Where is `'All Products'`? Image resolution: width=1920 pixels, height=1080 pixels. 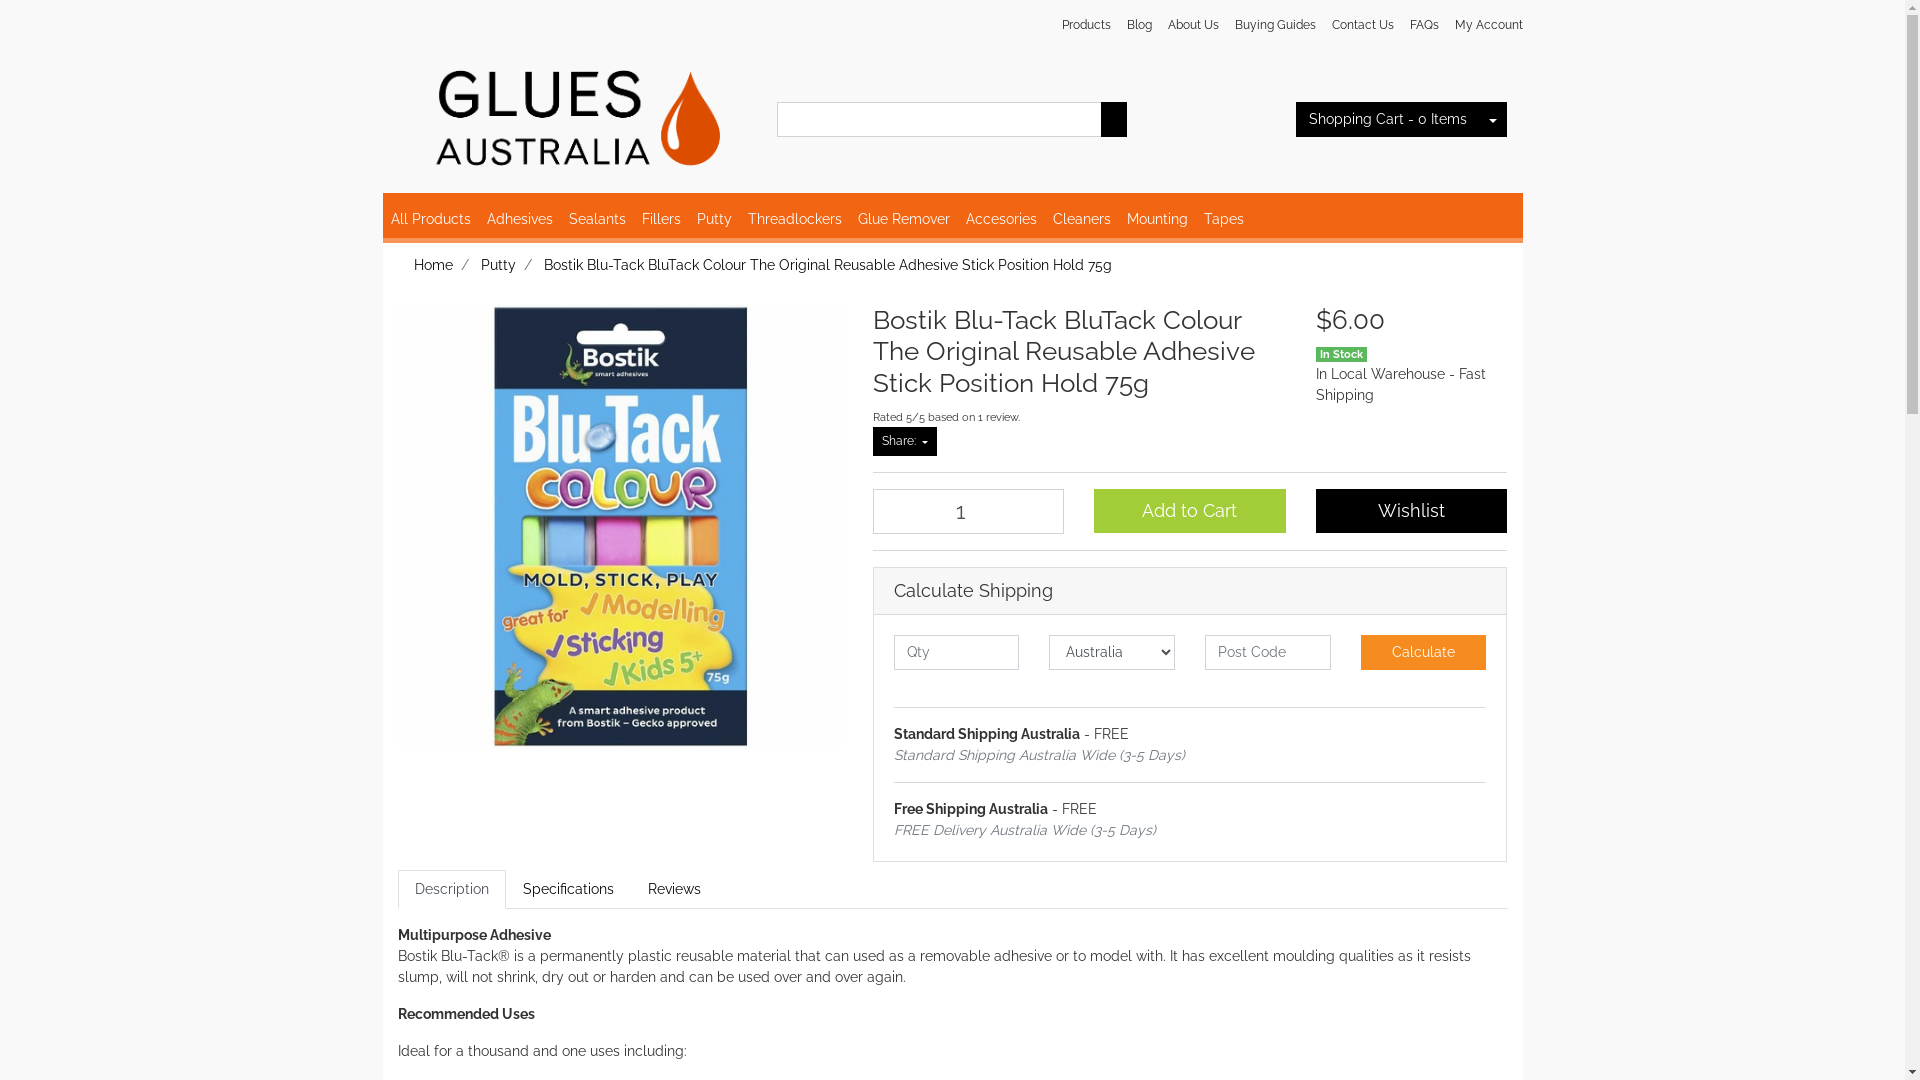
'All Products' is located at coordinates (429, 219).